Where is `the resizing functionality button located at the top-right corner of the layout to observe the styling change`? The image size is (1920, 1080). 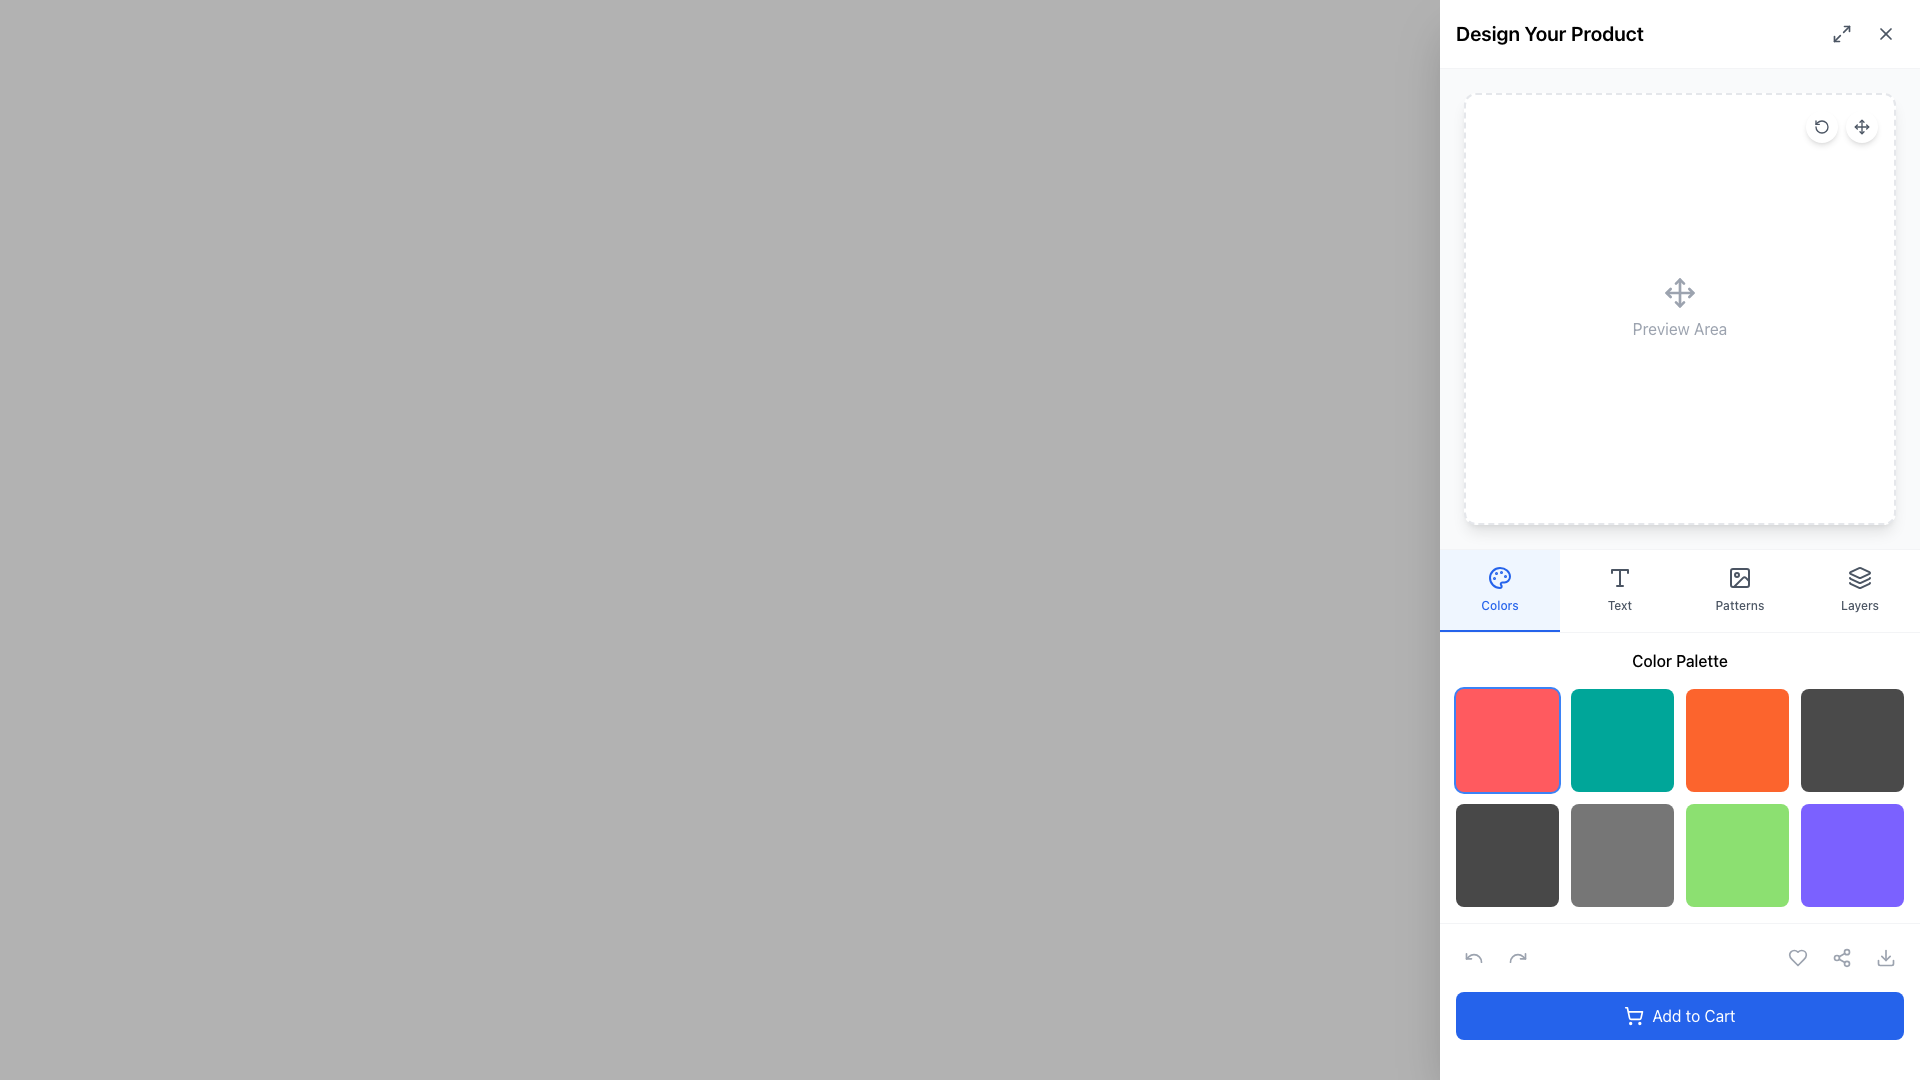
the resizing functionality button located at the top-right corner of the layout to observe the styling change is located at coordinates (1841, 34).